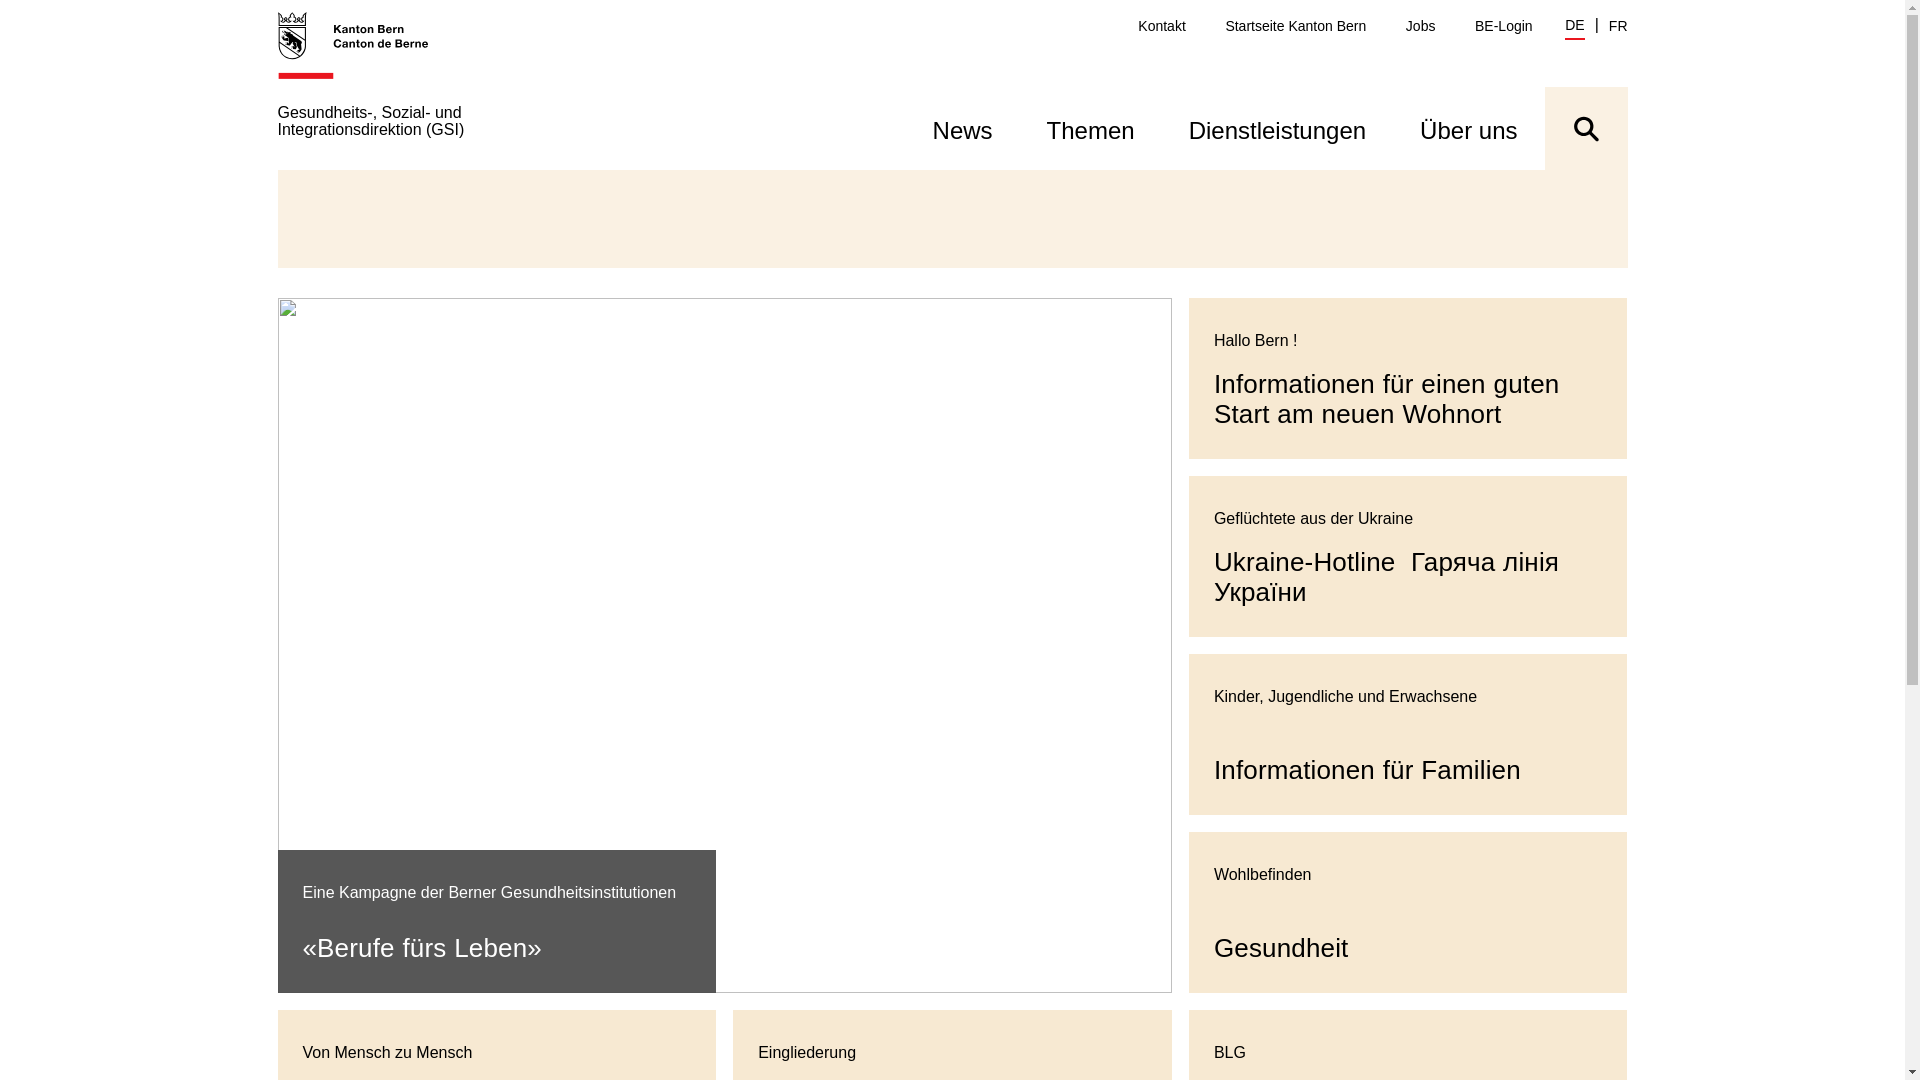  What do you see at coordinates (1503, 26) in the screenshot?
I see `'BE-Login'` at bounding box center [1503, 26].